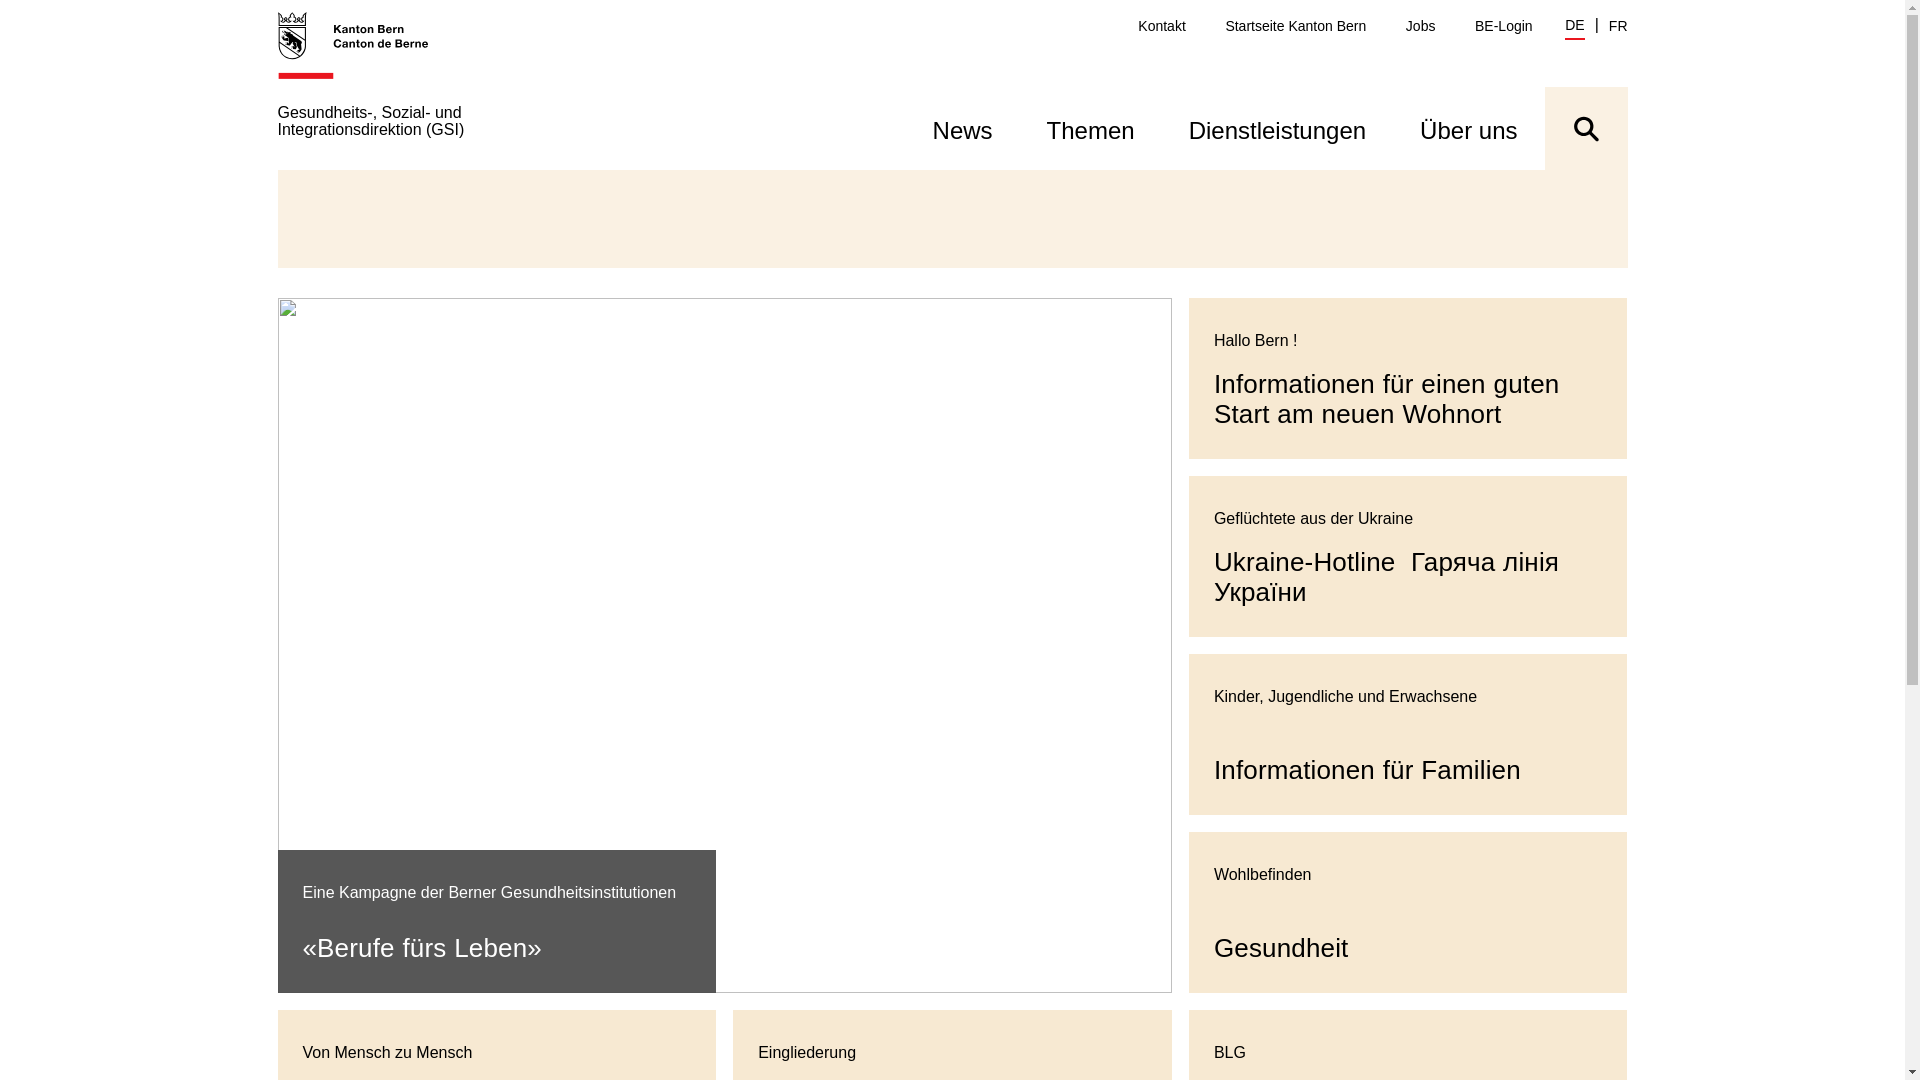  What do you see at coordinates (1503, 26) in the screenshot?
I see `'BE-Login'` at bounding box center [1503, 26].